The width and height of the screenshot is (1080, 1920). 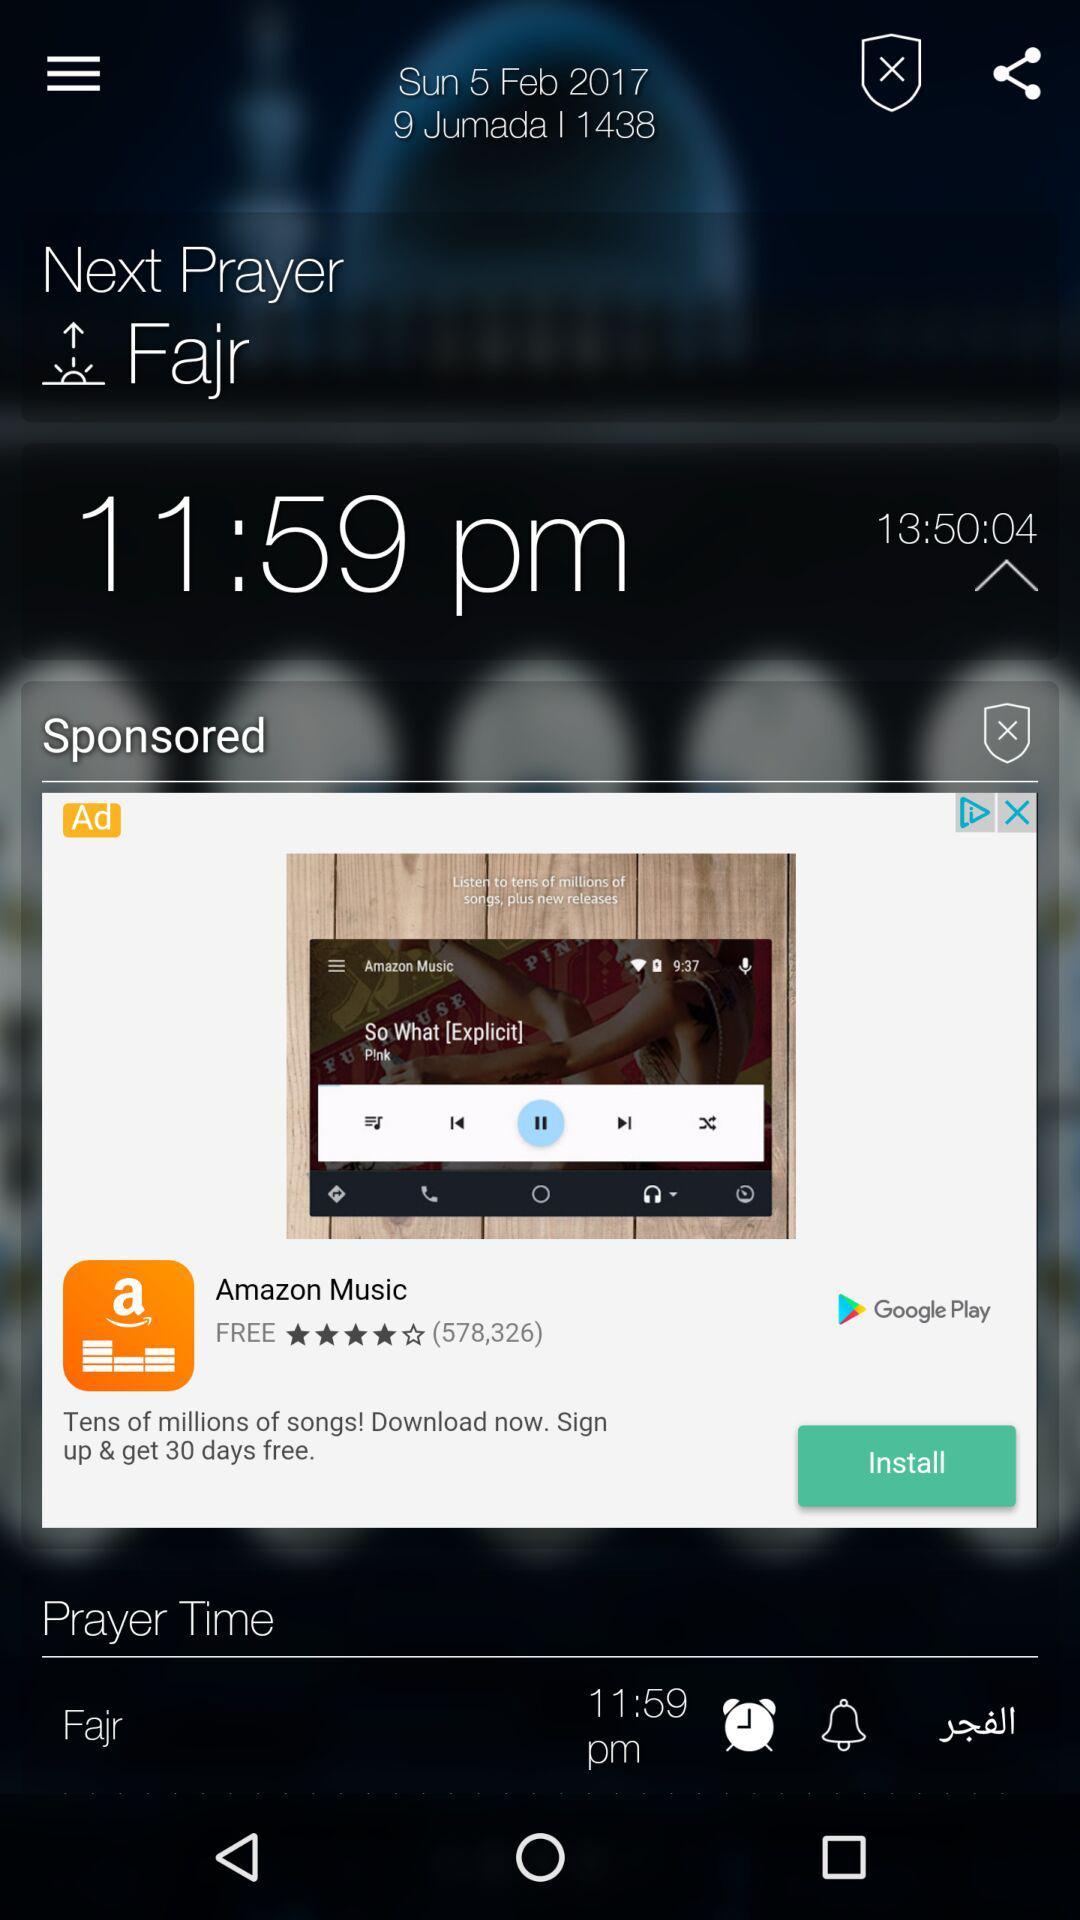 I want to click on the next prayer item, so click(x=192, y=268).